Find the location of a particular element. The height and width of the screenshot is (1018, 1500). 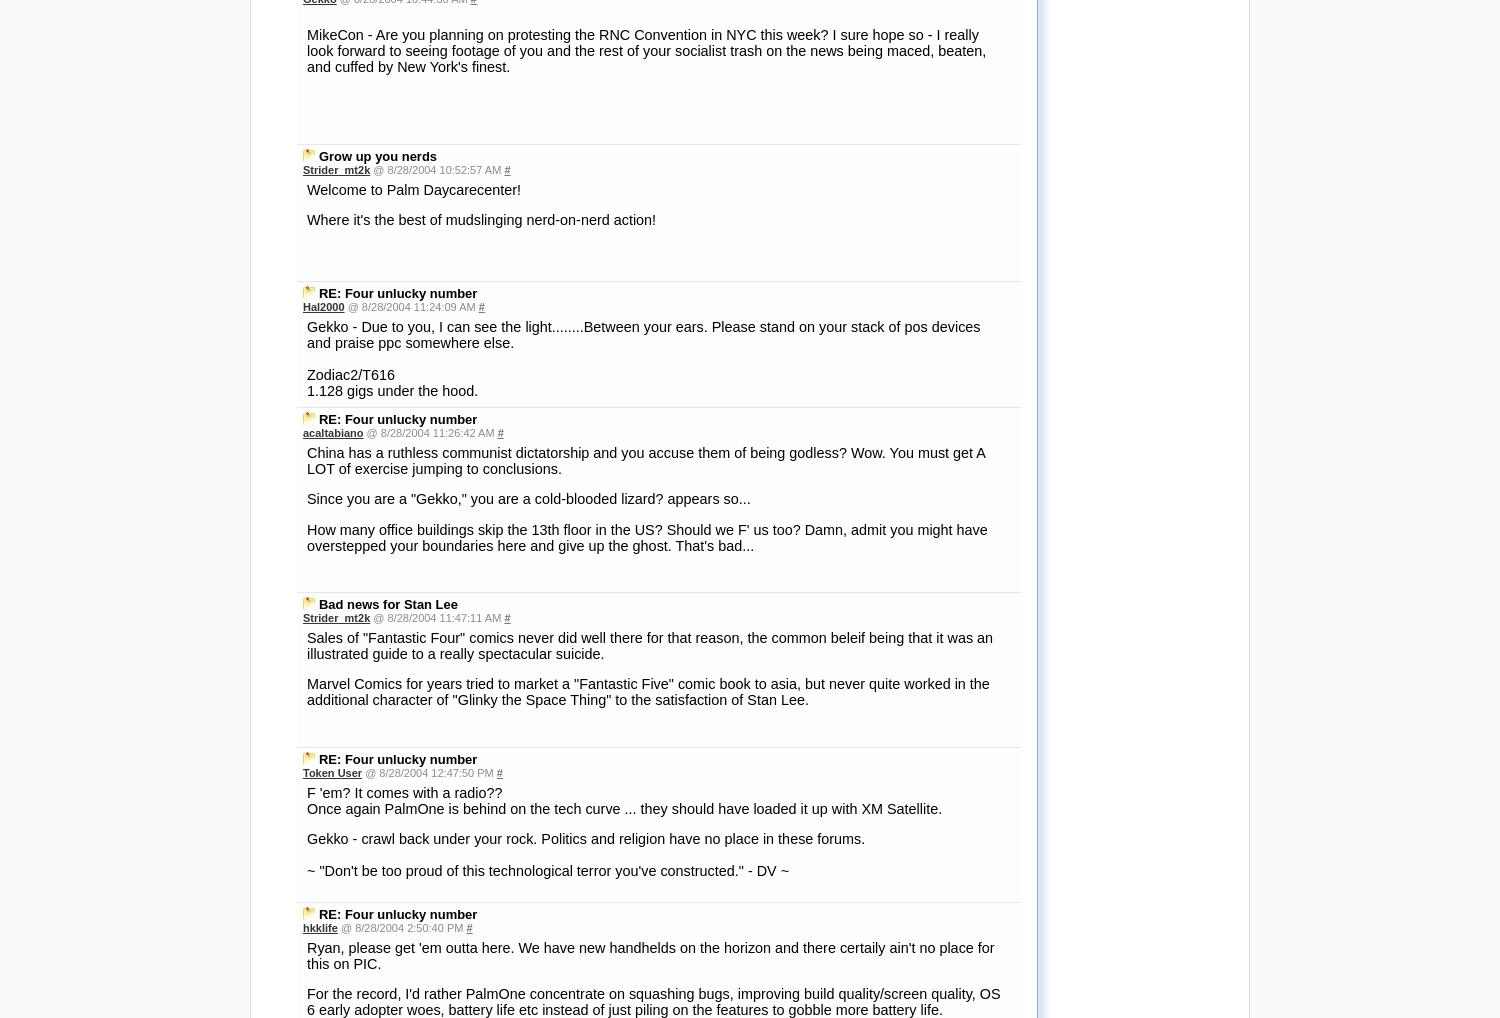

'@ 8/28/2004 12:47:50 PM' is located at coordinates (428, 771).